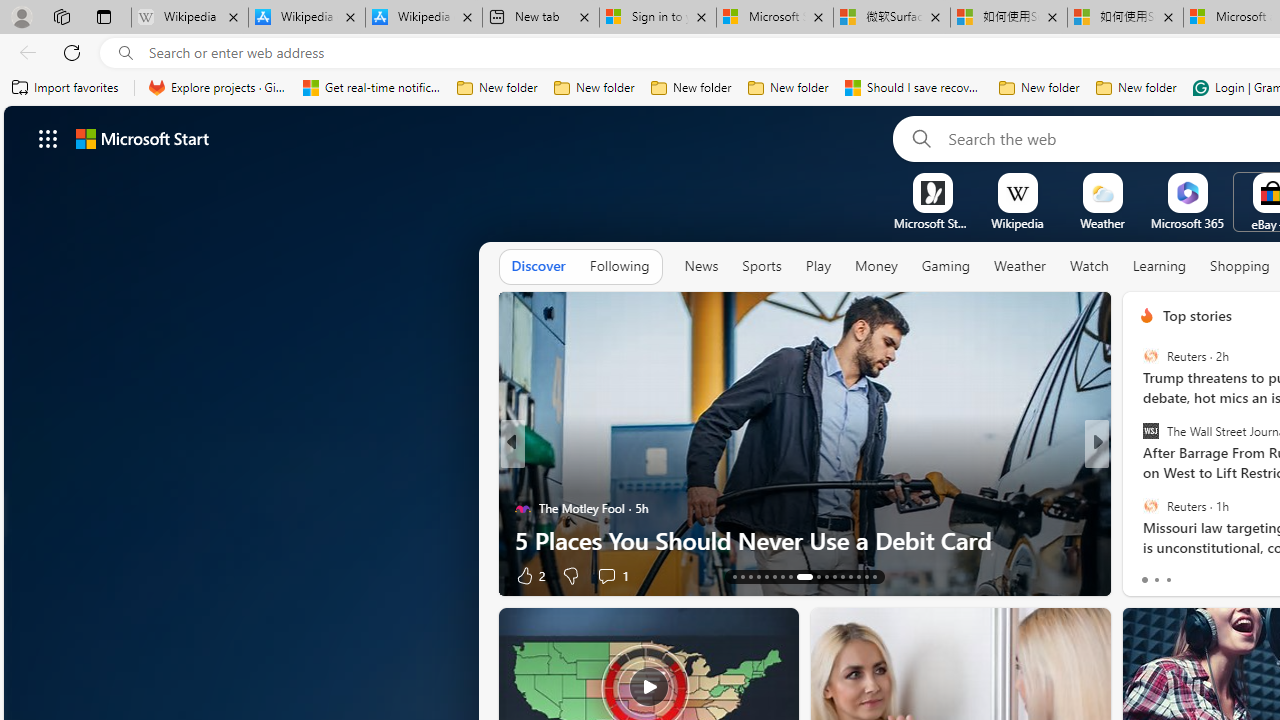 Image resolution: width=1280 pixels, height=720 pixels. Describe the element at coordinates (931, 192) in the screenshot. I see `'To get missing image descriptions, open the context menu.'` at that location.